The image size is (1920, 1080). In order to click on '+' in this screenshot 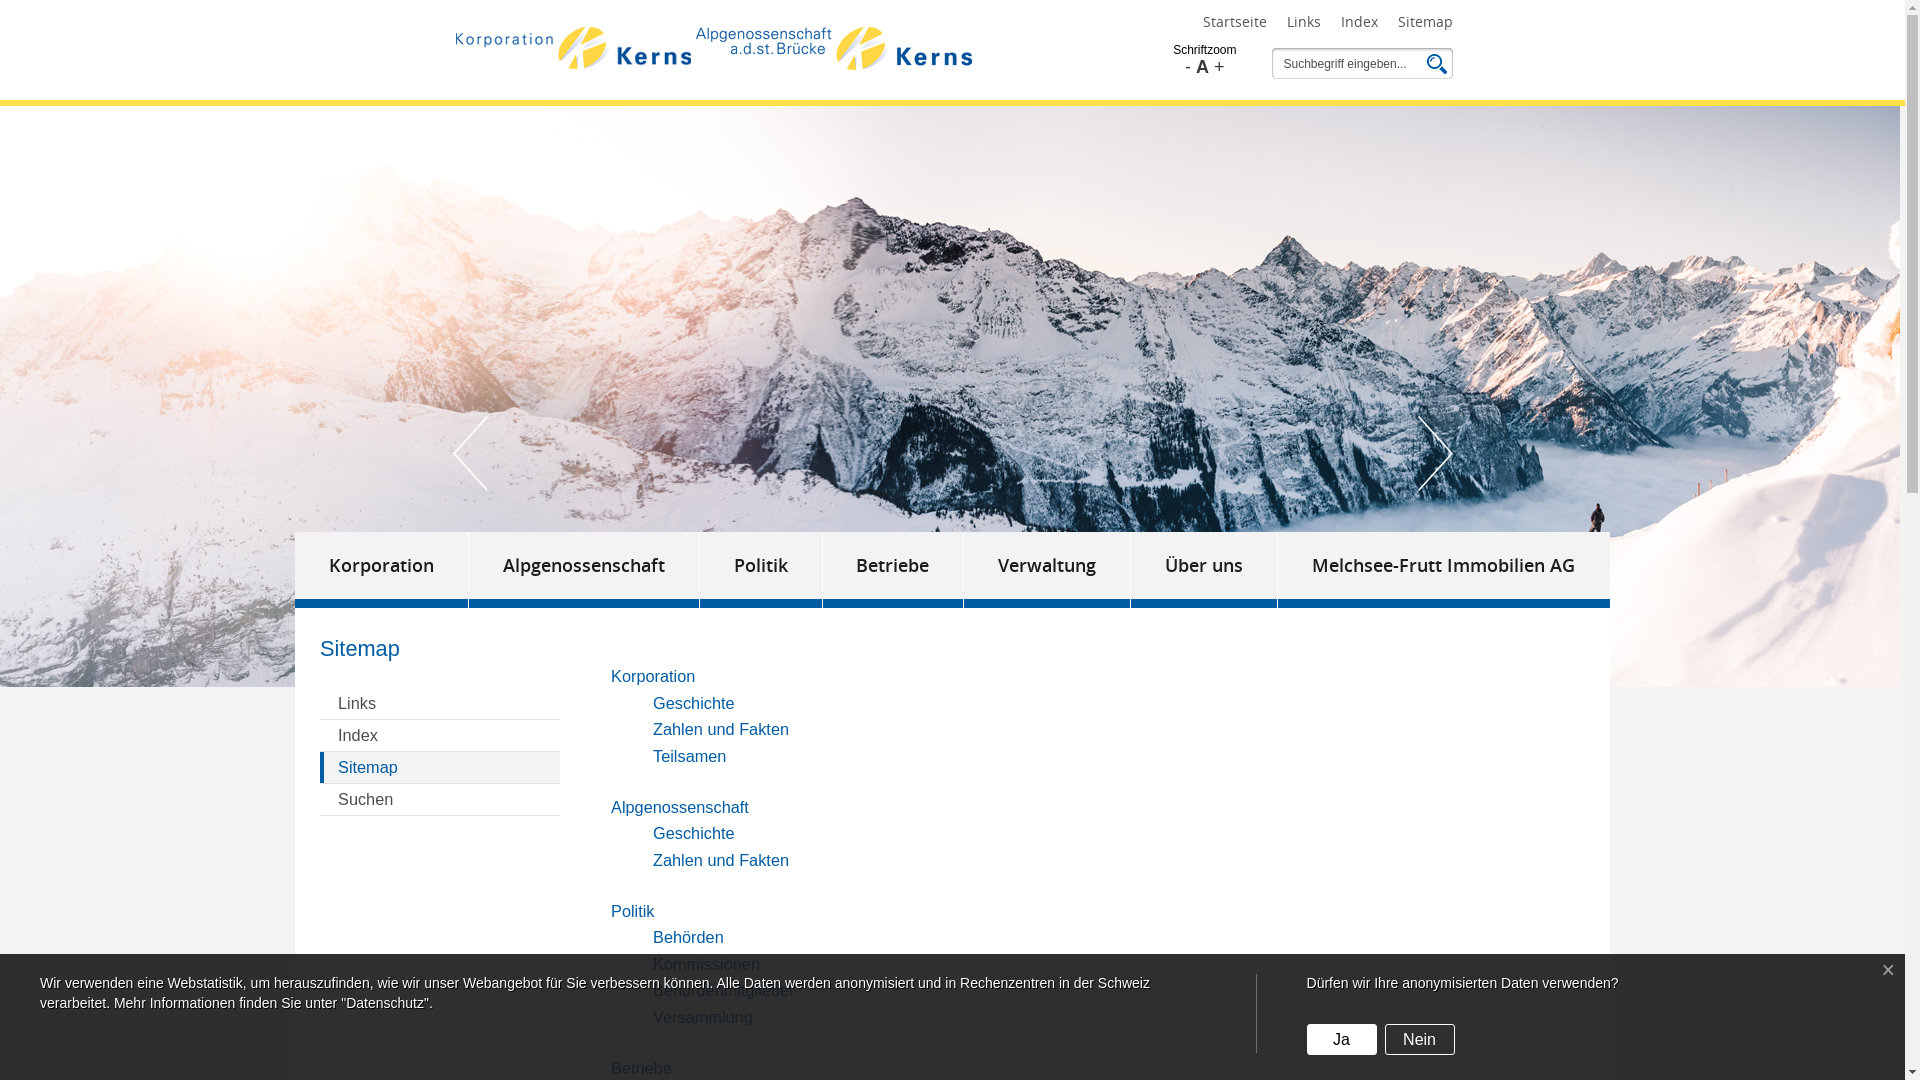, I will do `click(1218, 65)`.